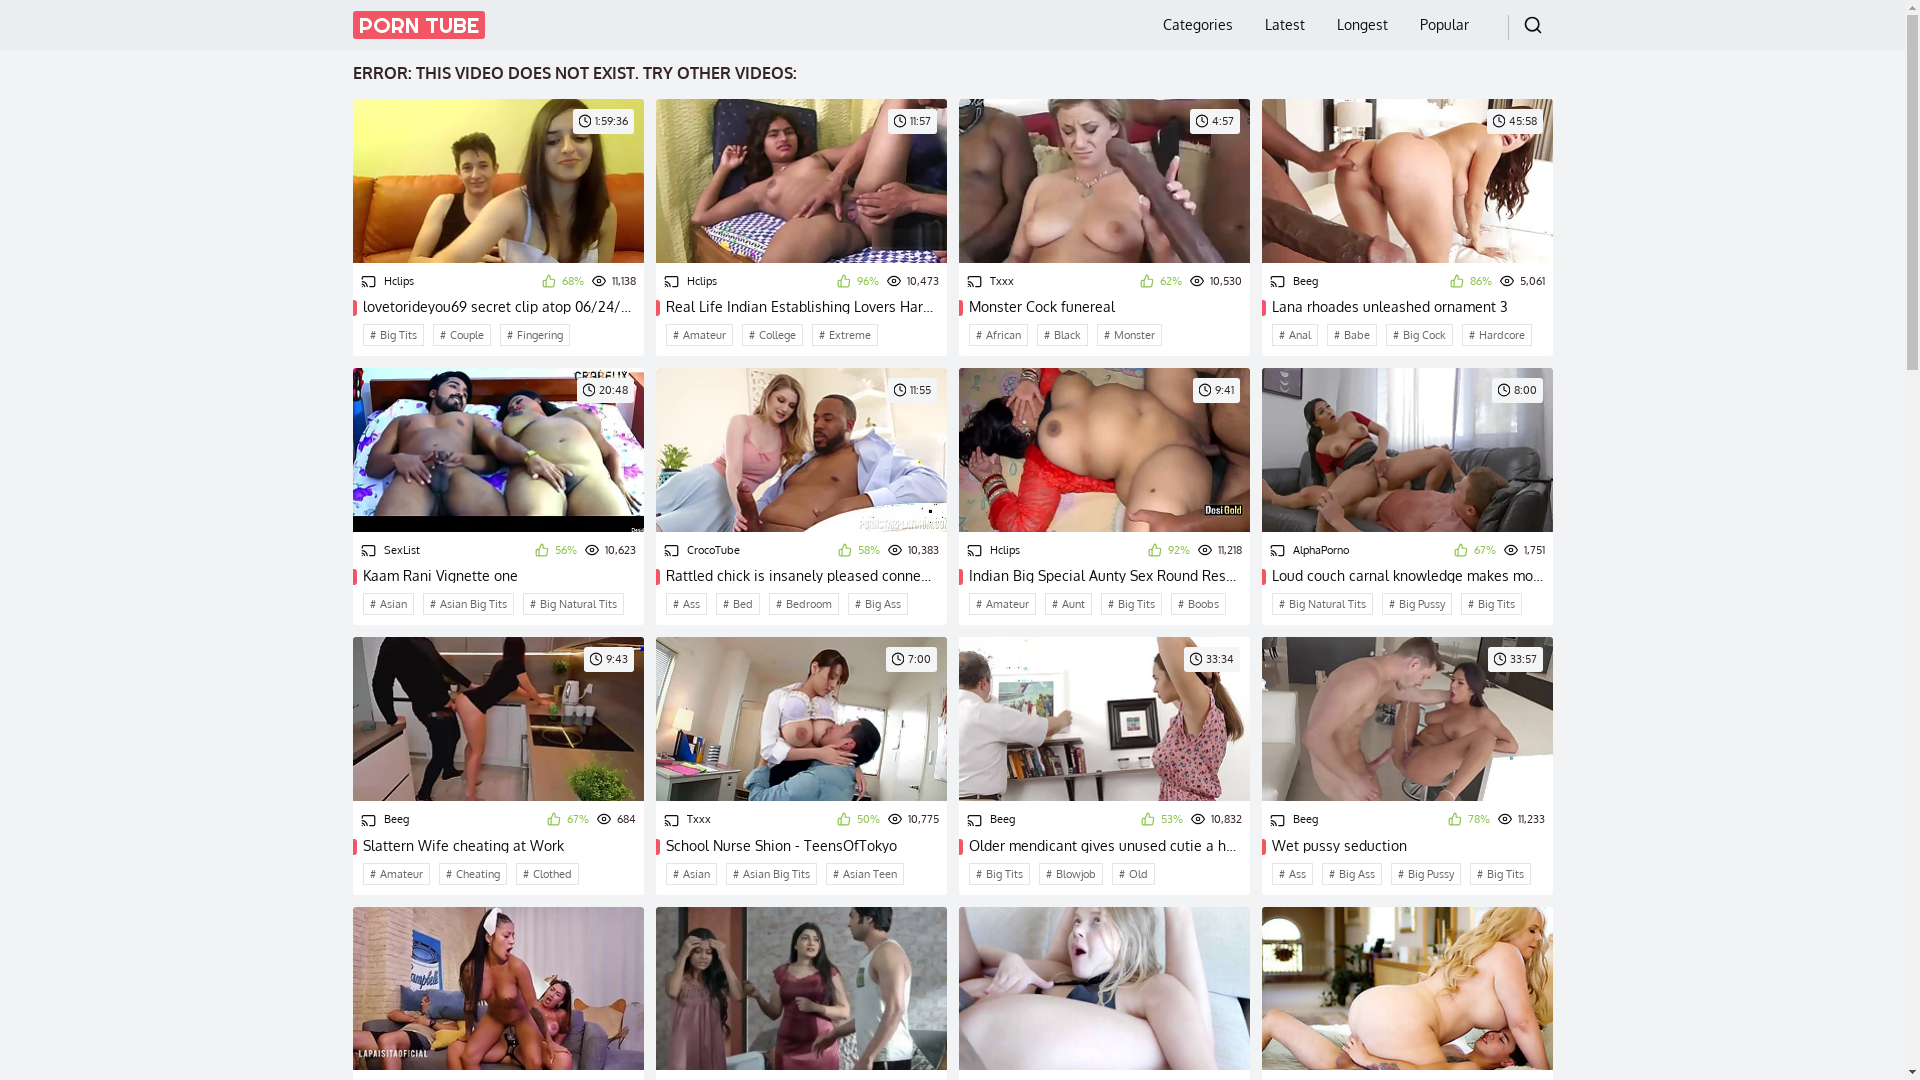 This screenshot has width=1920, height=1080. What do you see at coordinates (802, 603) in the screenshot?
I see `'Bedroom'` at bounding box center [802, 603].